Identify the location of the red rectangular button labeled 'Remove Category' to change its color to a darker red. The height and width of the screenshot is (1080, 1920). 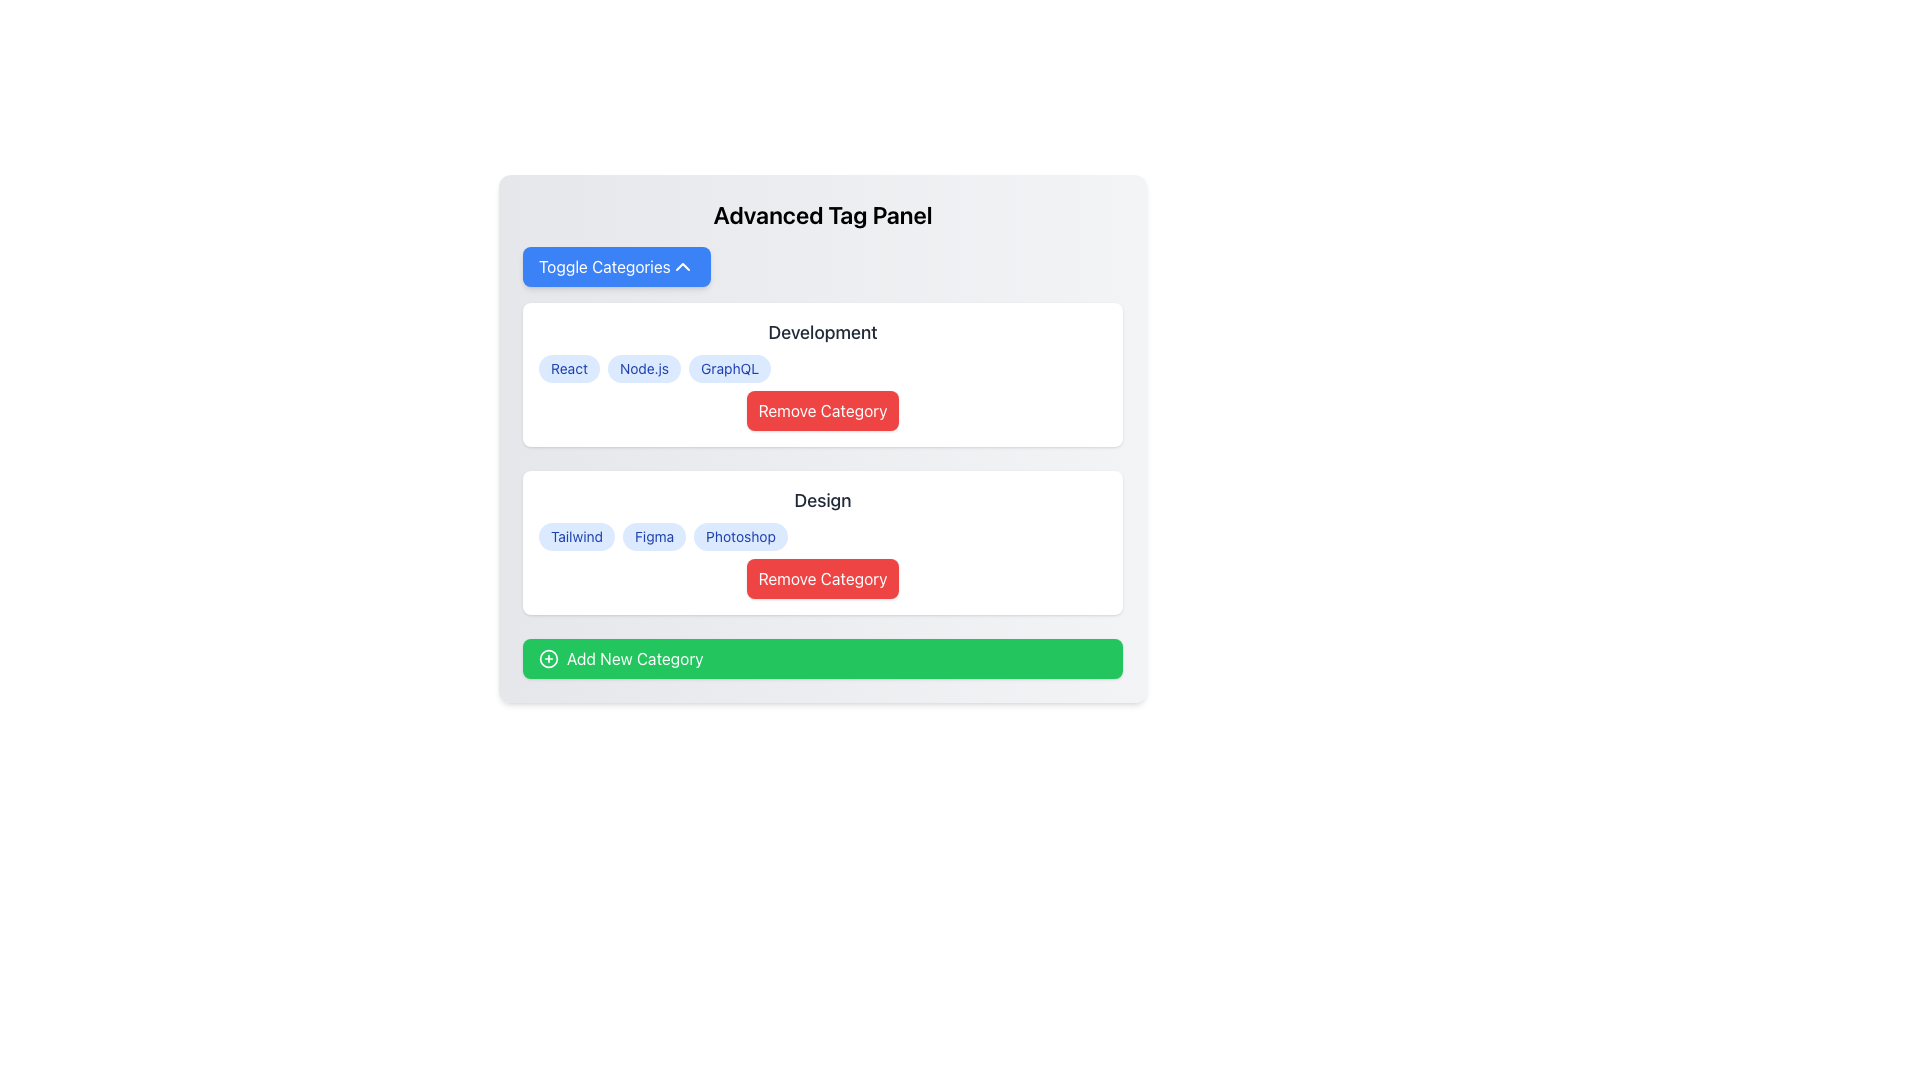
(822, 410).